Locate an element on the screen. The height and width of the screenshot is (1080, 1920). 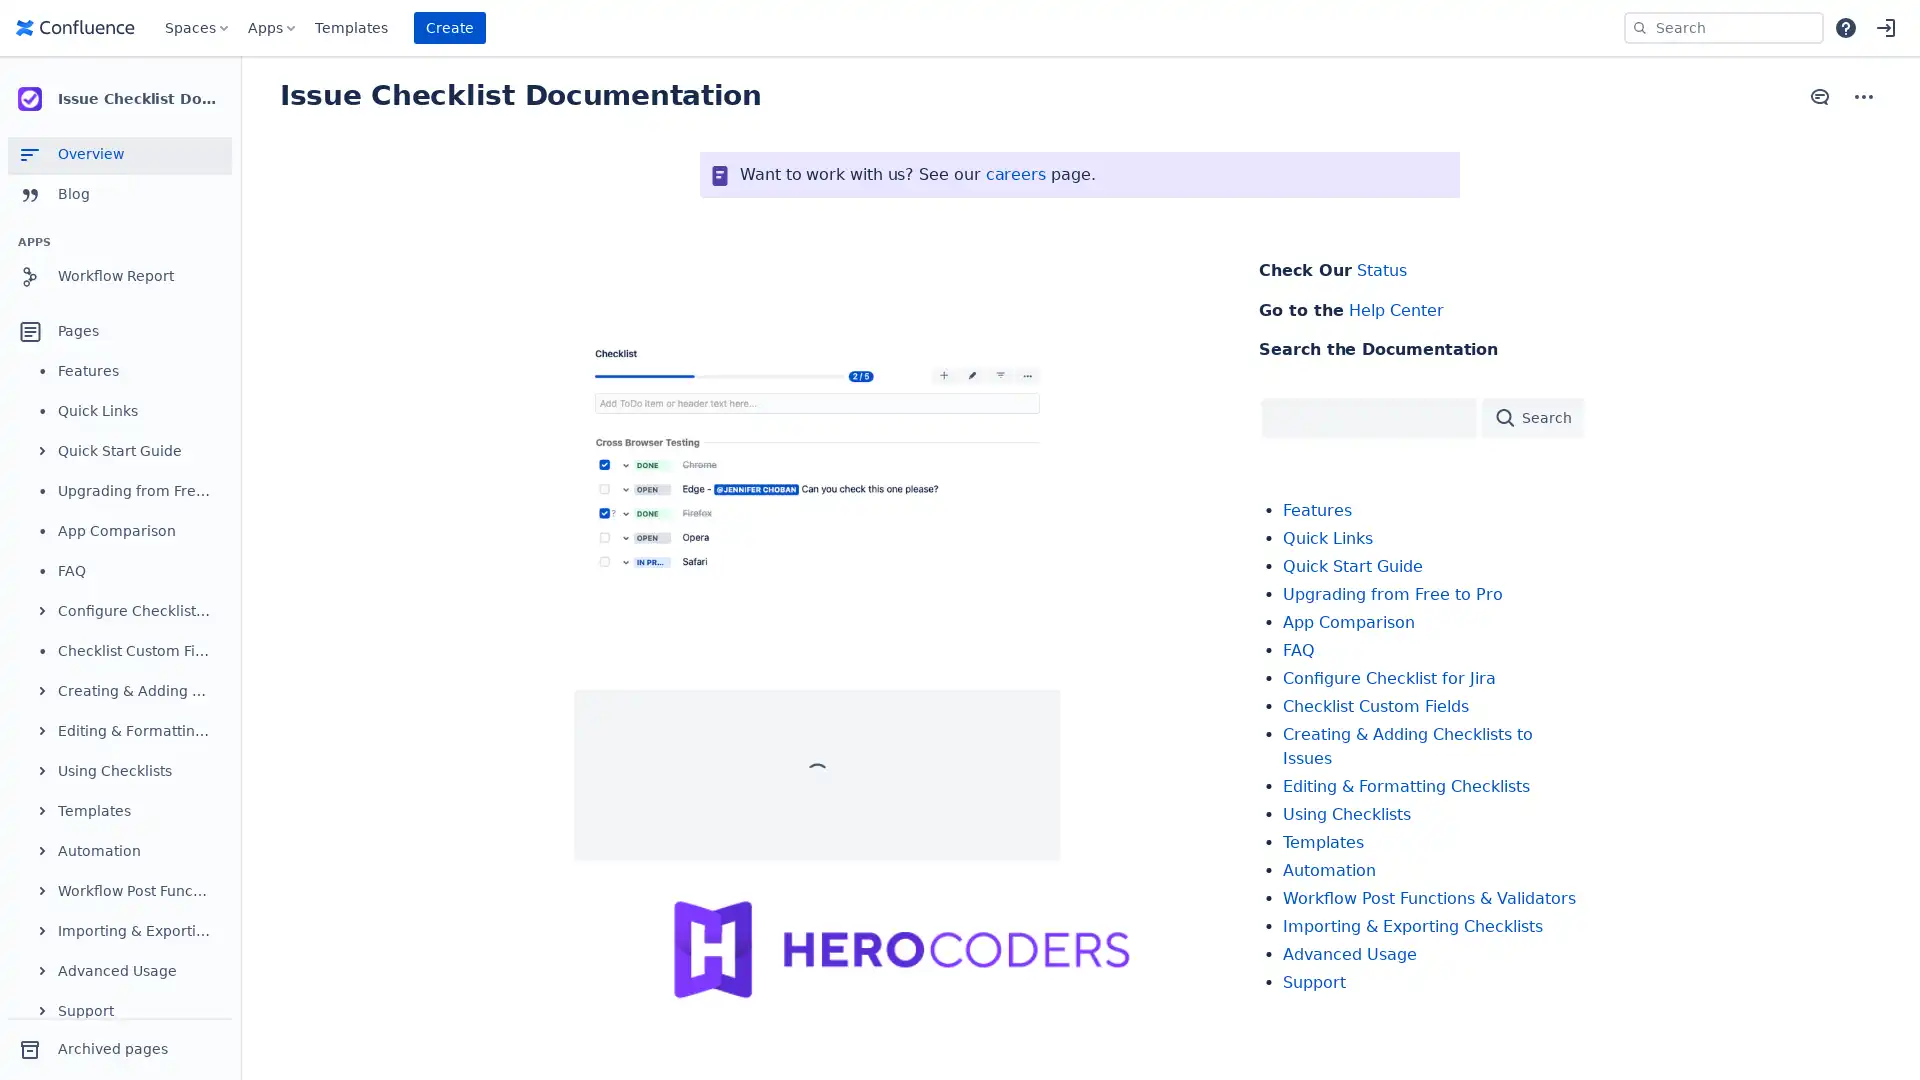
search icon Search is located at coordinates (1530, 415).